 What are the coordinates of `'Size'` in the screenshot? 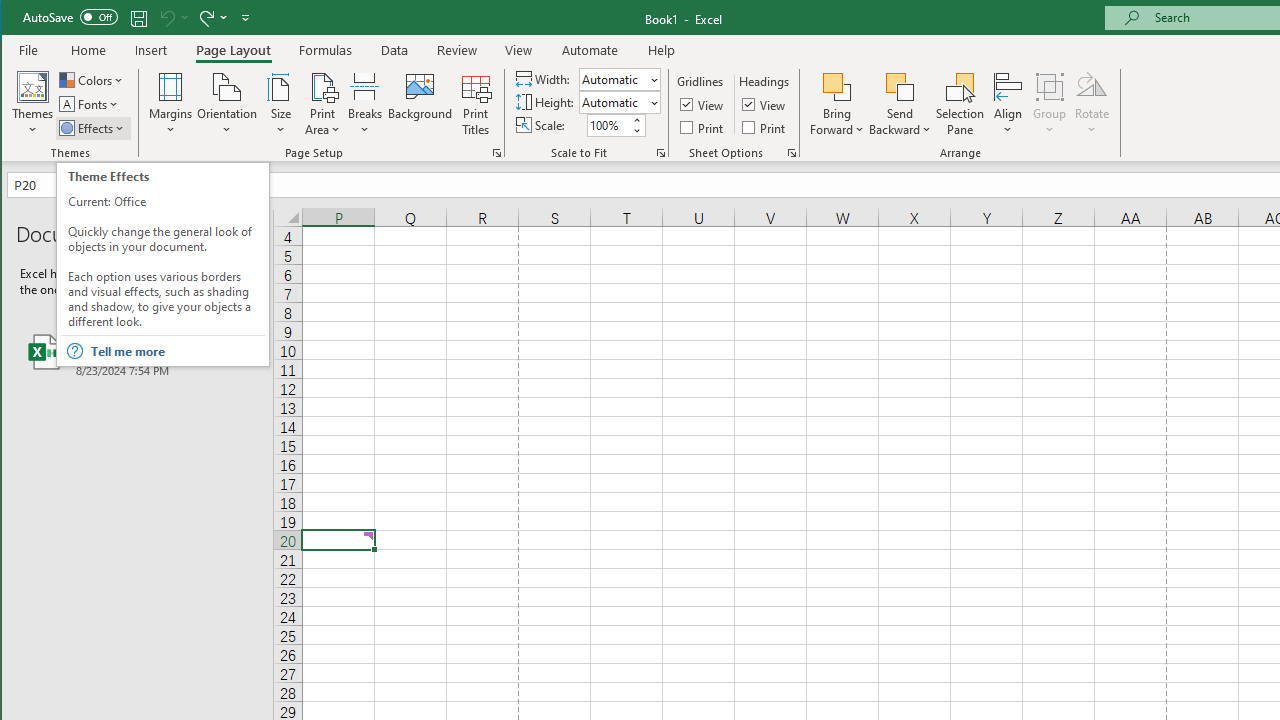 It's located at (279, 104).